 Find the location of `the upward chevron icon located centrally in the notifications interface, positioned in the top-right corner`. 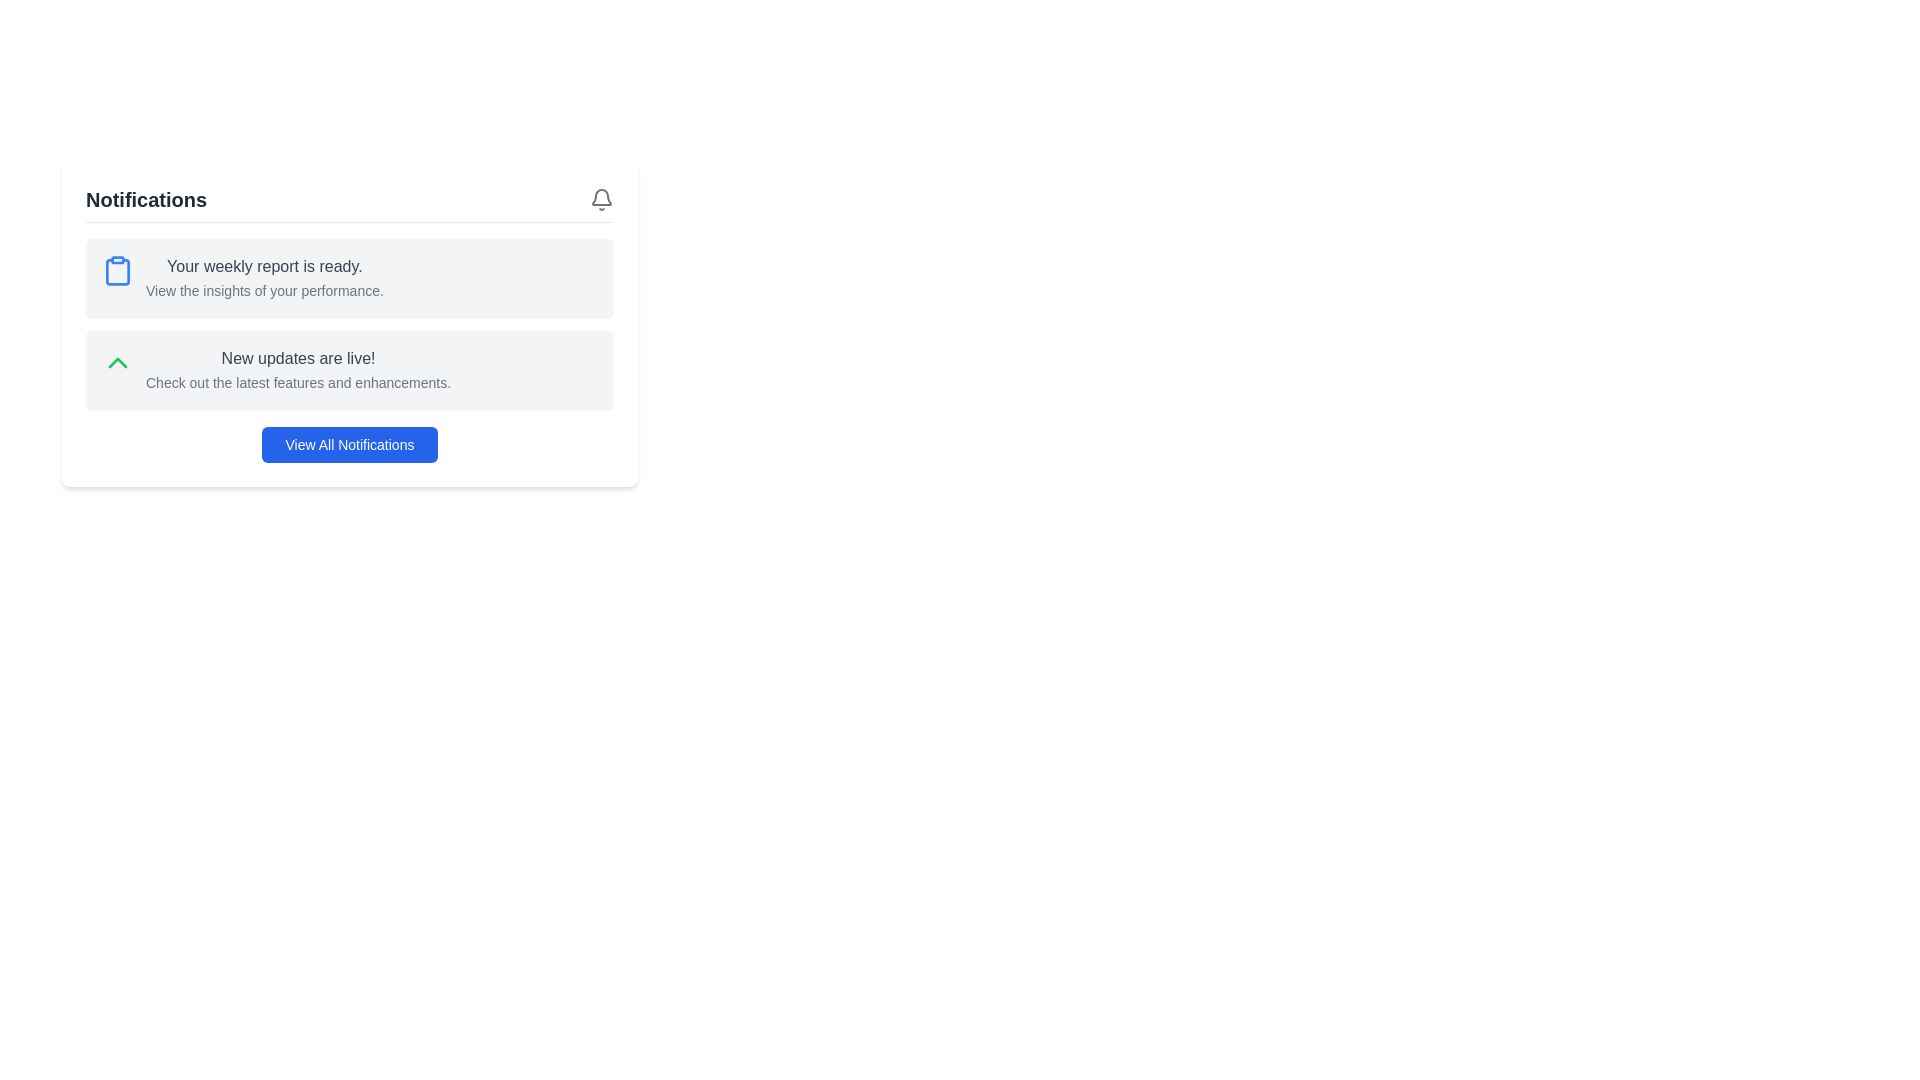

the upward chevron icon located centrally in the notifications interface, positioned in the top-right corner is located at coordinates (117, 362).